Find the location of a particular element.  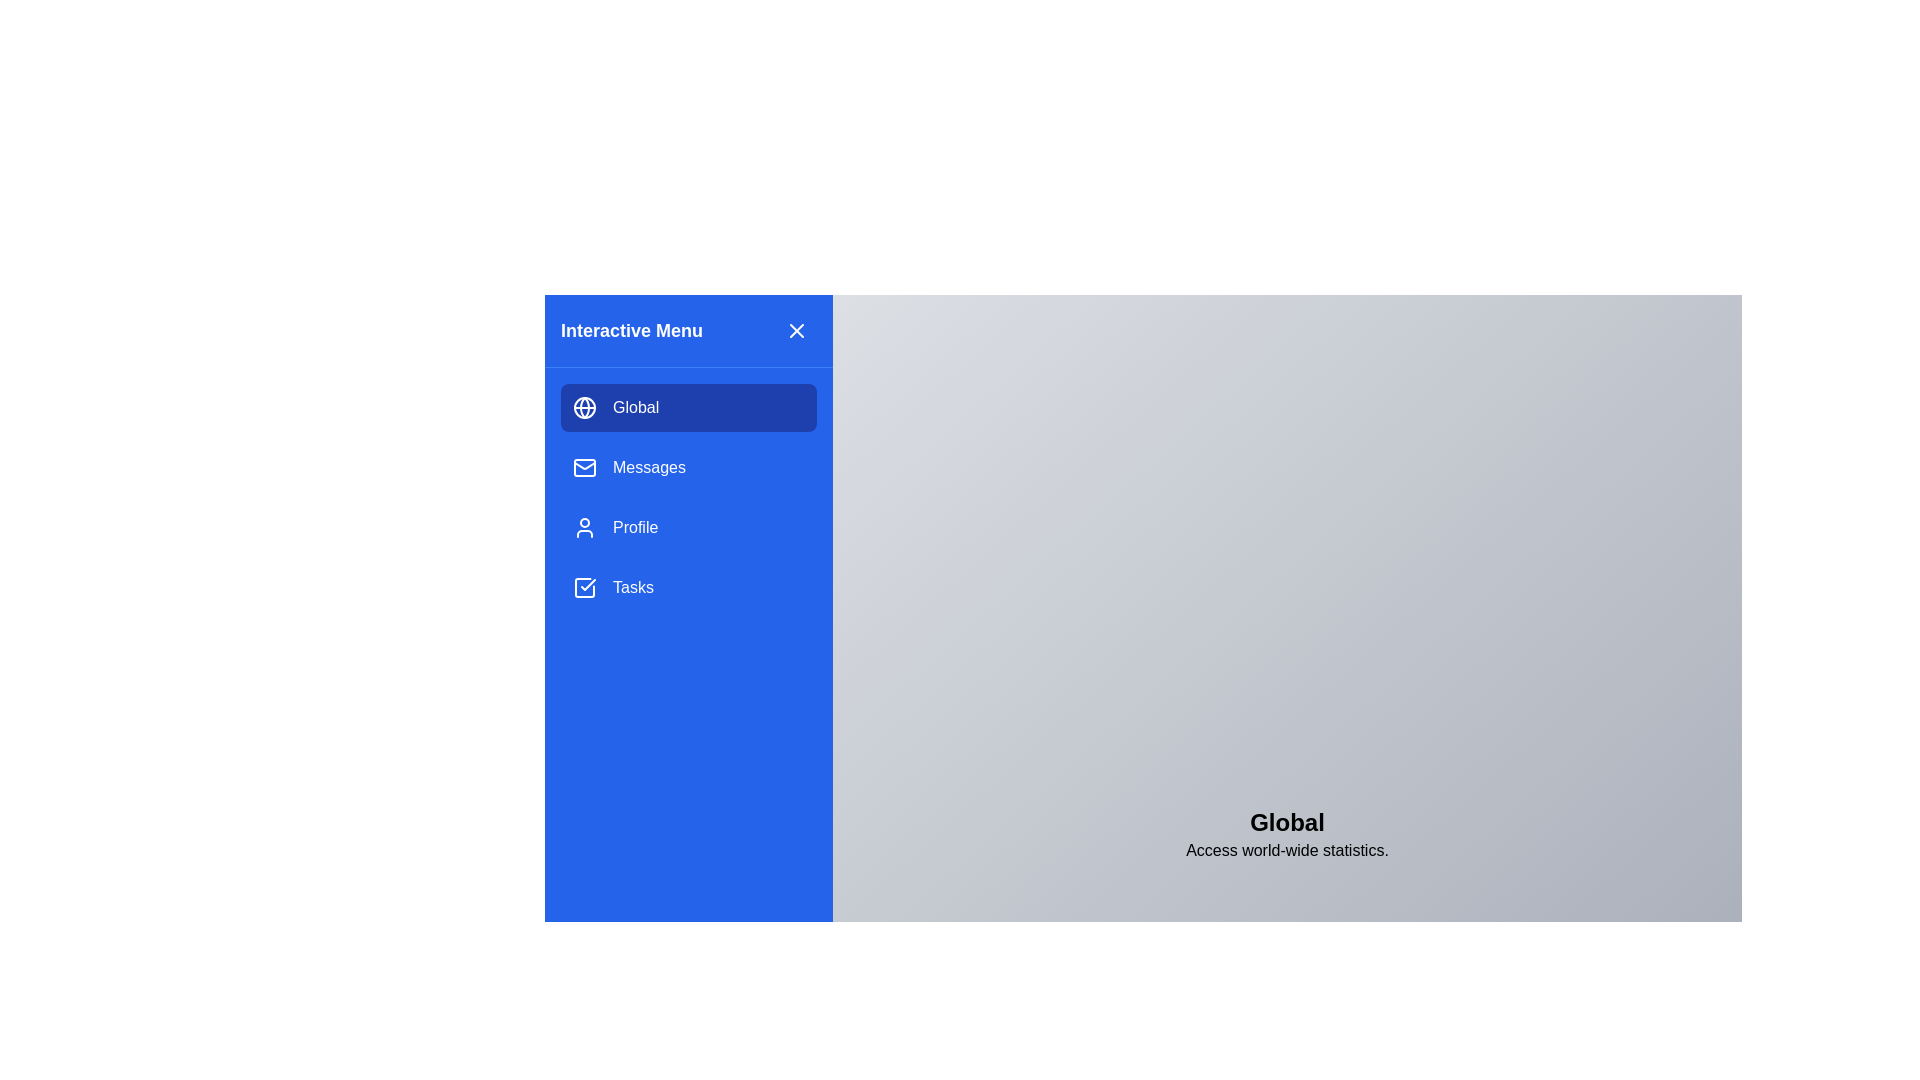

the text label 'Global' in the blue side navigation bar, which is part of the interactive menu item styled with a globe icon on the left is located at coordinates (635, 407).